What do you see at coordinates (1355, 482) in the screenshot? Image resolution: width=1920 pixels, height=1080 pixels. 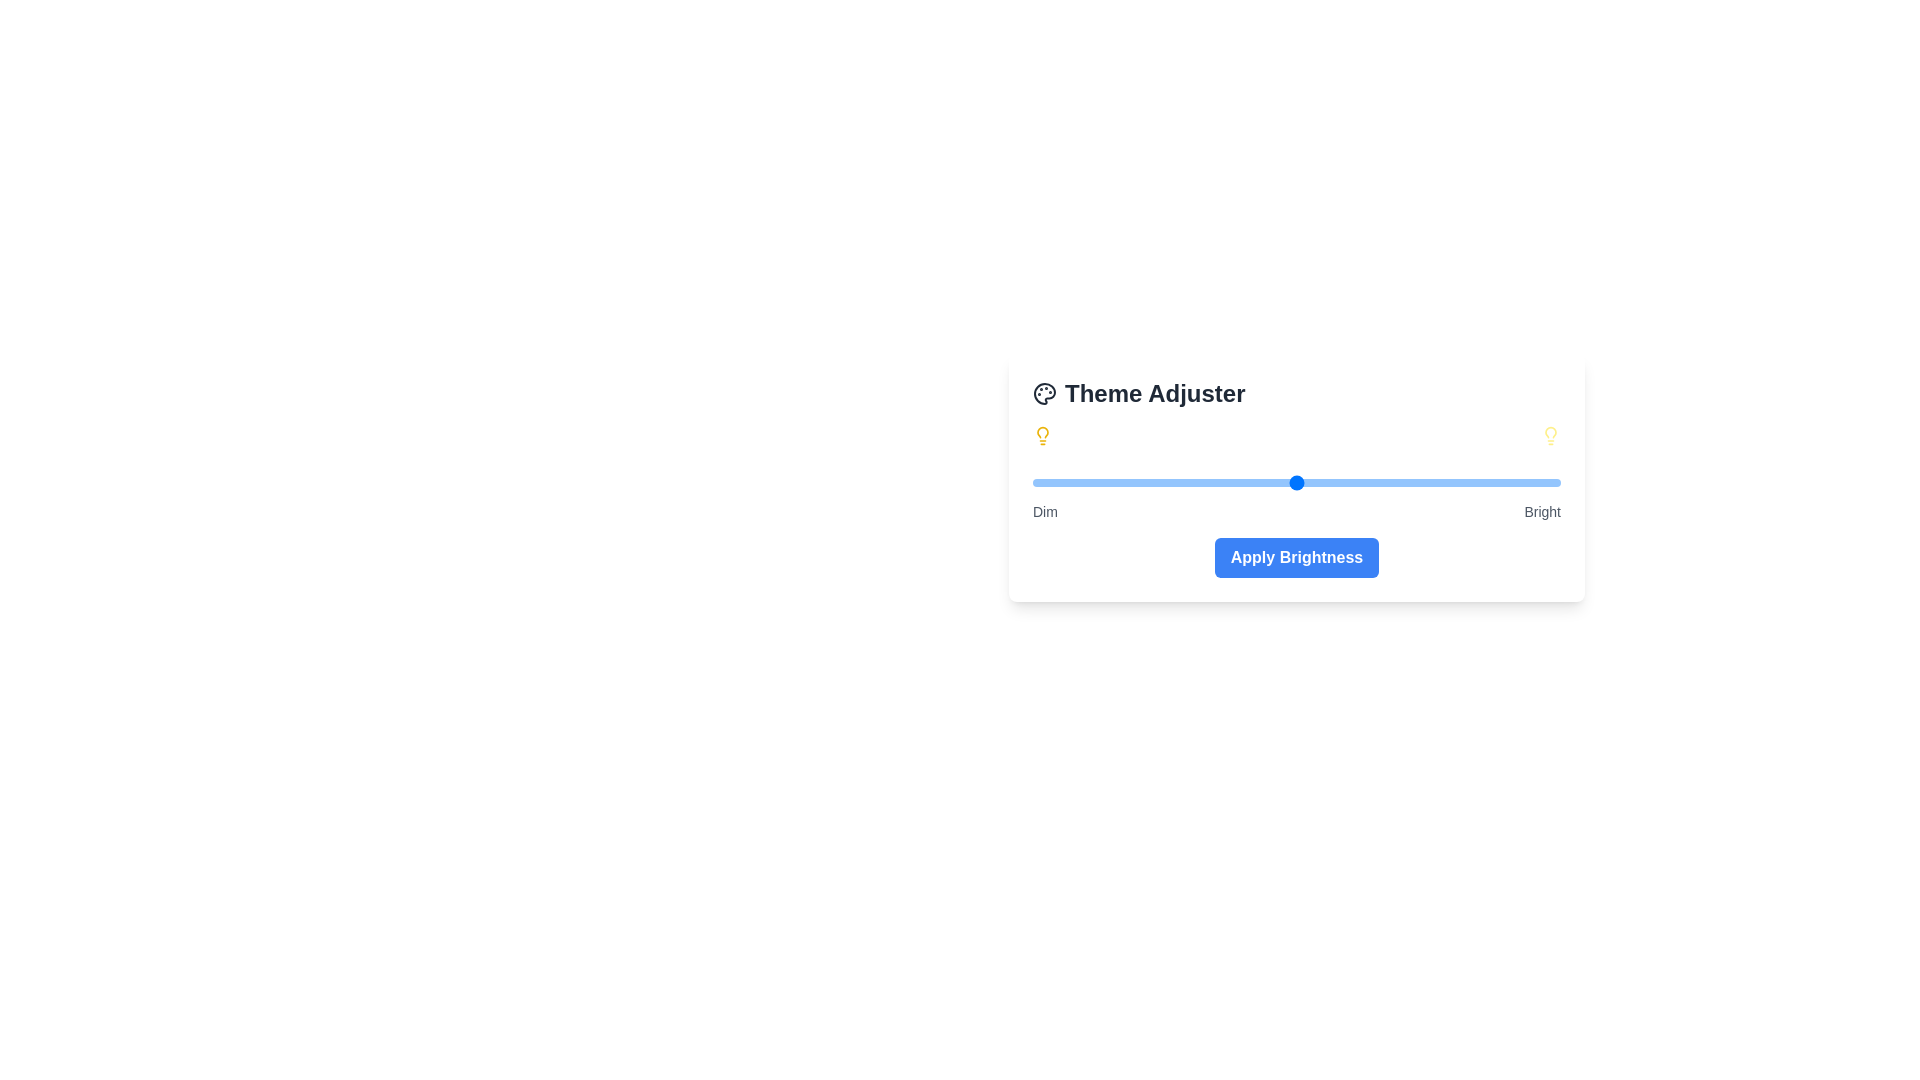 I see `the brightness slider to 61%` at bounding box center [1355, 482].